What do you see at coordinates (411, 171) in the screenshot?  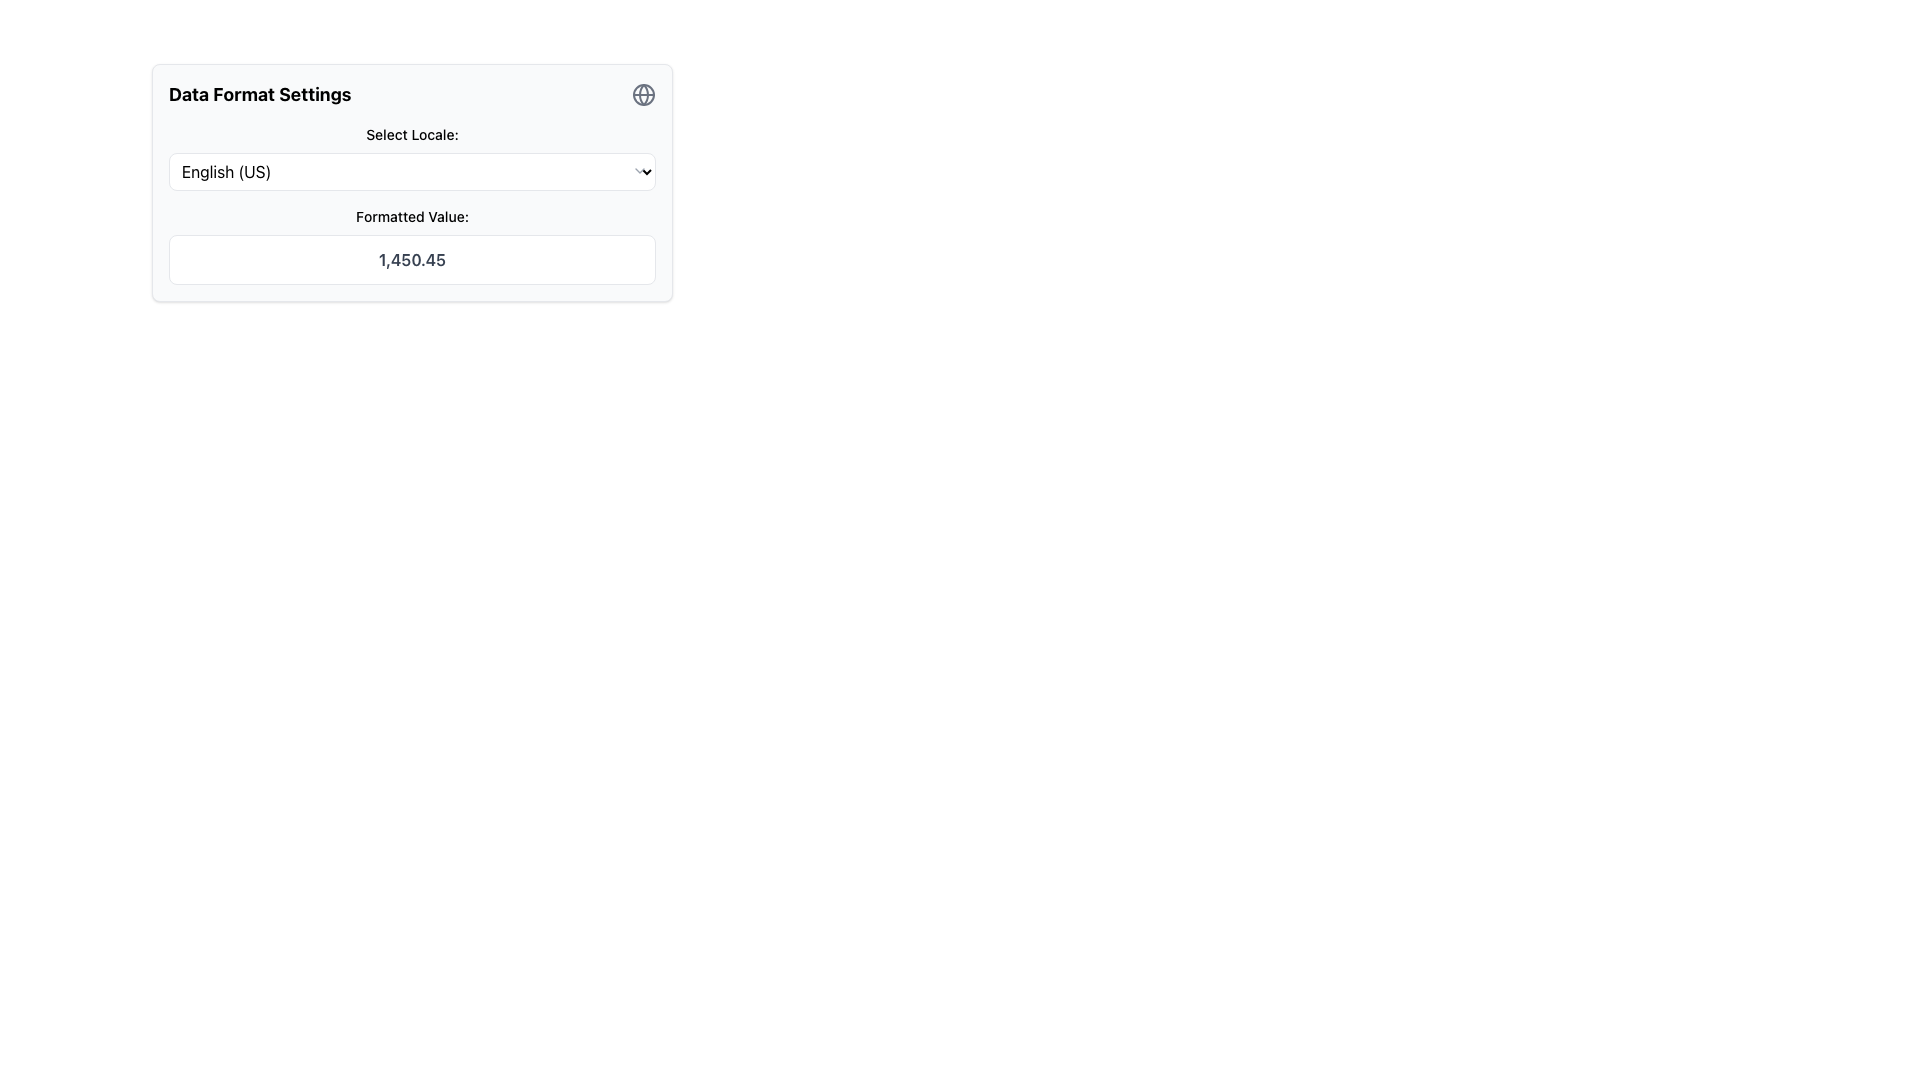 I see `the dropdown menu labeled 'English (US)' which is located beneath 'Select Locale:' in the 'Data Format Settings' area` at bounding box center [411, 171].